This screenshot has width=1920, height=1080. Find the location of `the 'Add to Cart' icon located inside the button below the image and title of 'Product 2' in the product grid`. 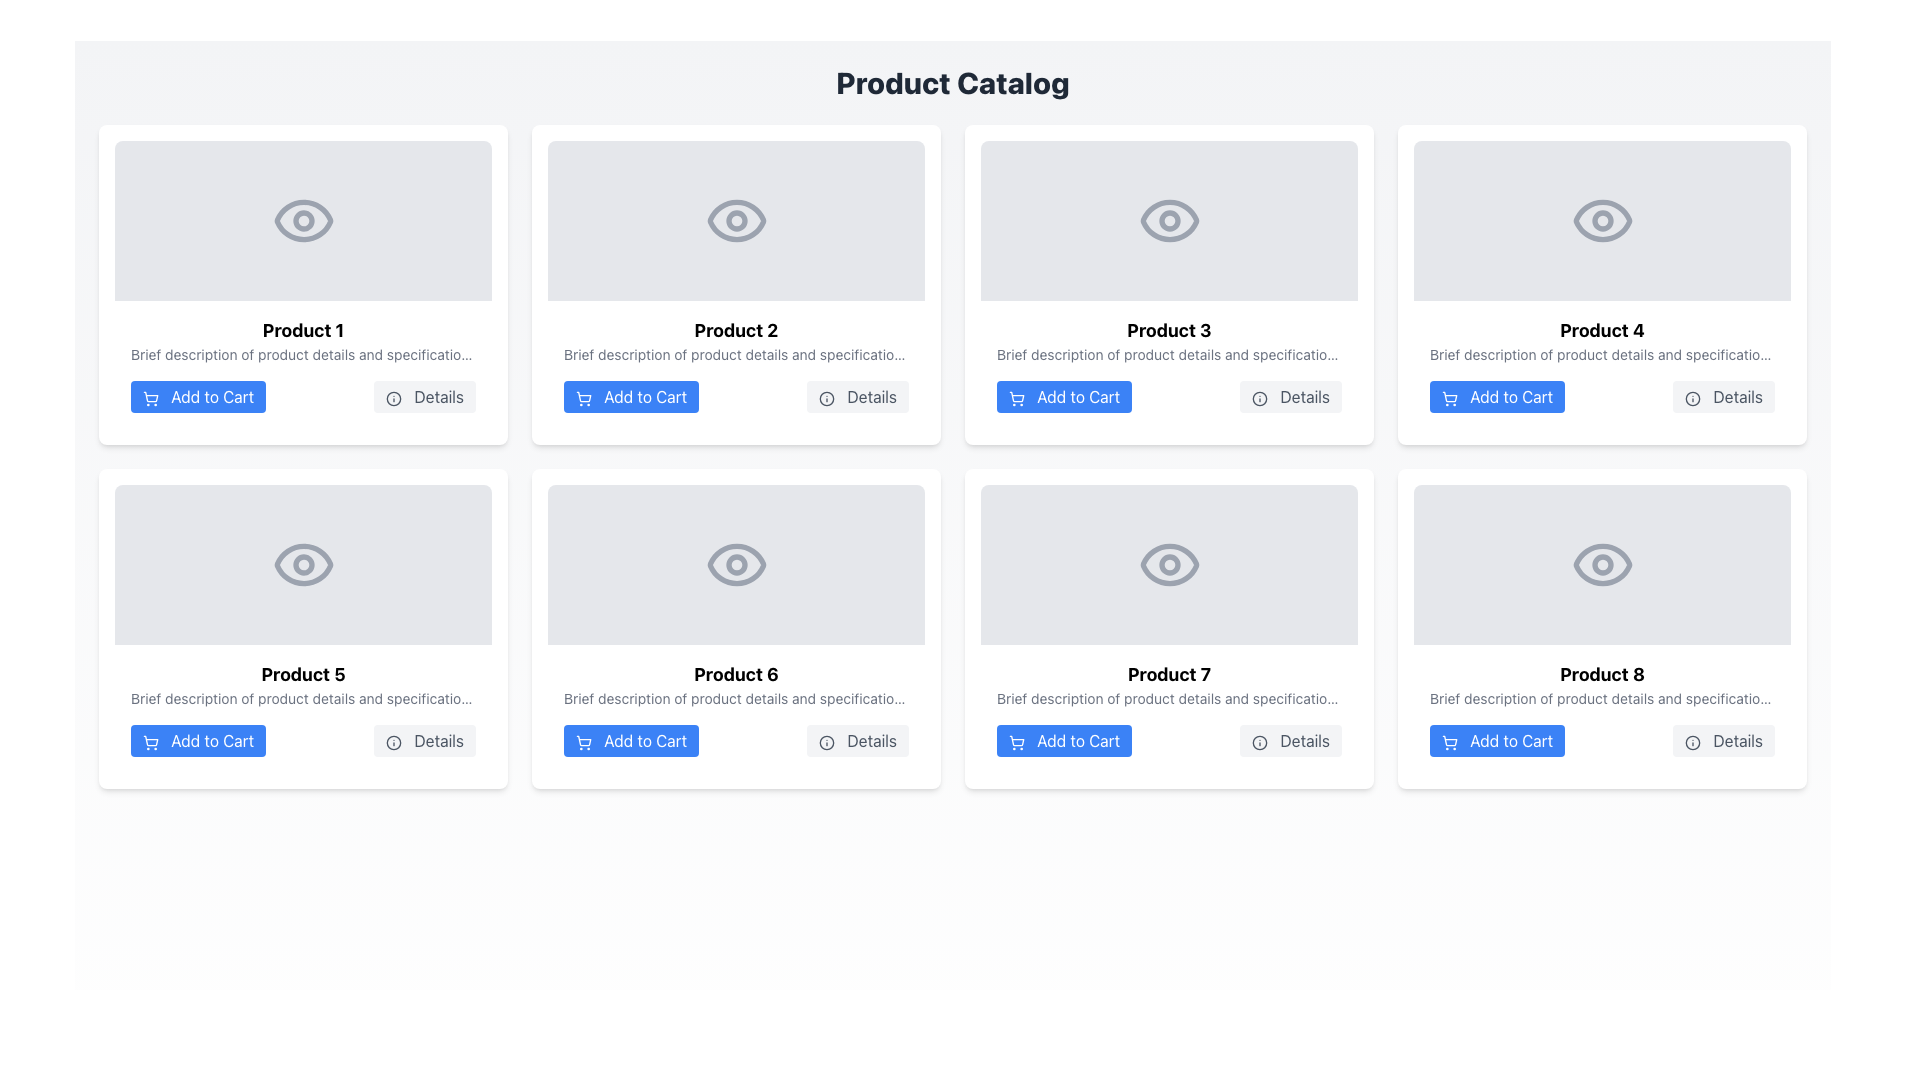

the 'Add to Cart' icon located inside the button below the image and title of 'Product 2' in the product grid is located at coordinates (583, 397).